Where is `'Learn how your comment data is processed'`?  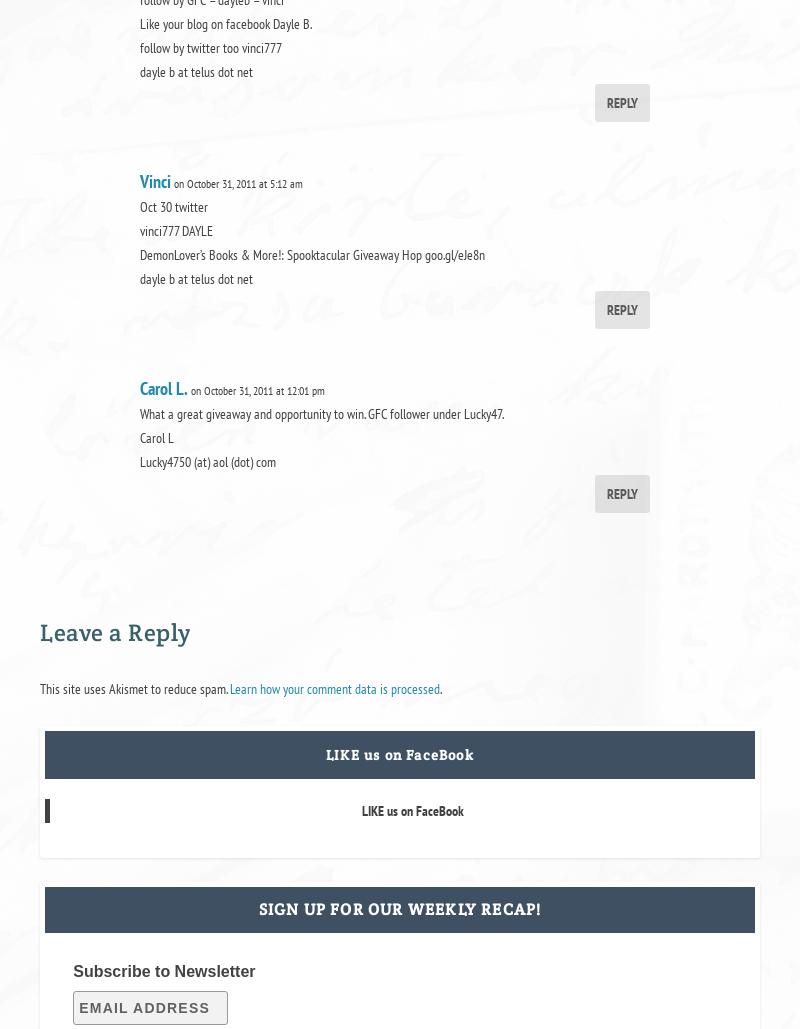 'Learn how your comment data is processed' is located at coordinates (335, 688).